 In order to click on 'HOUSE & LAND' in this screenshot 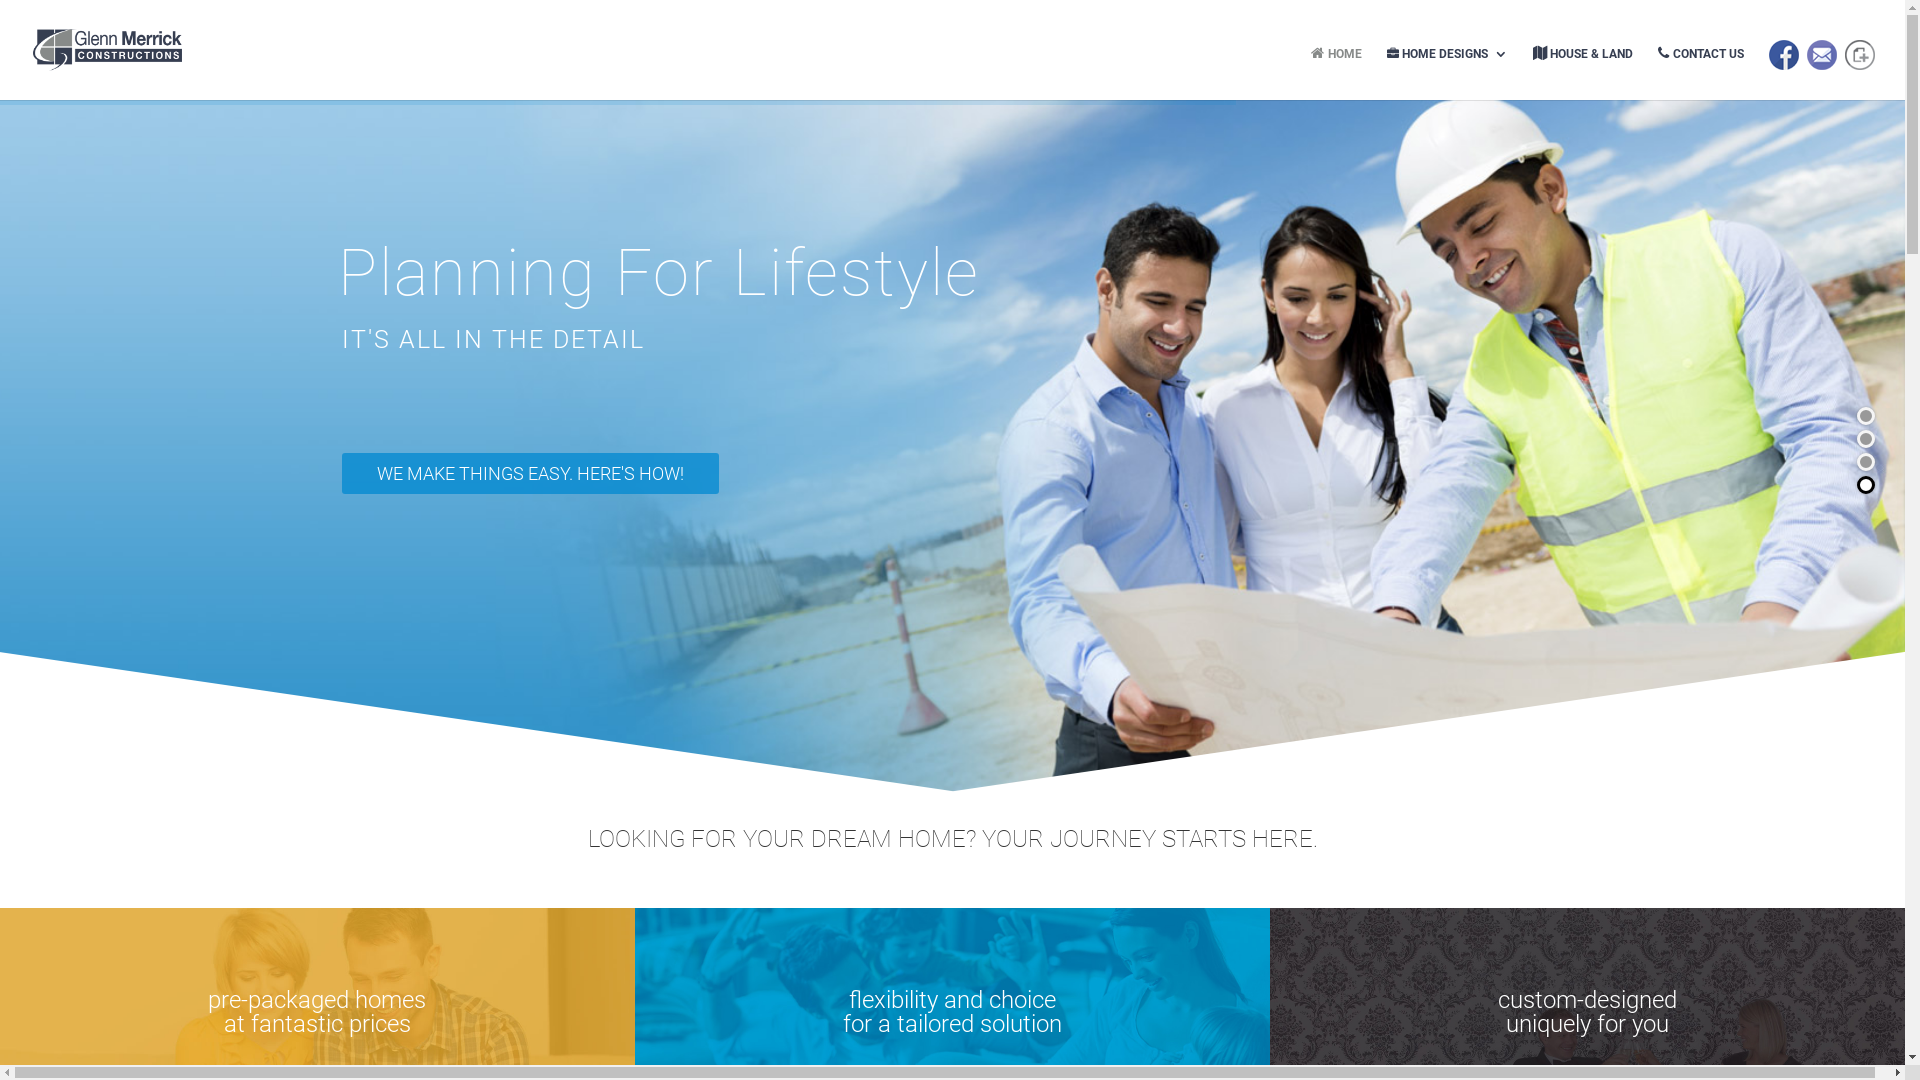, I will do `click(1582, 68)`.